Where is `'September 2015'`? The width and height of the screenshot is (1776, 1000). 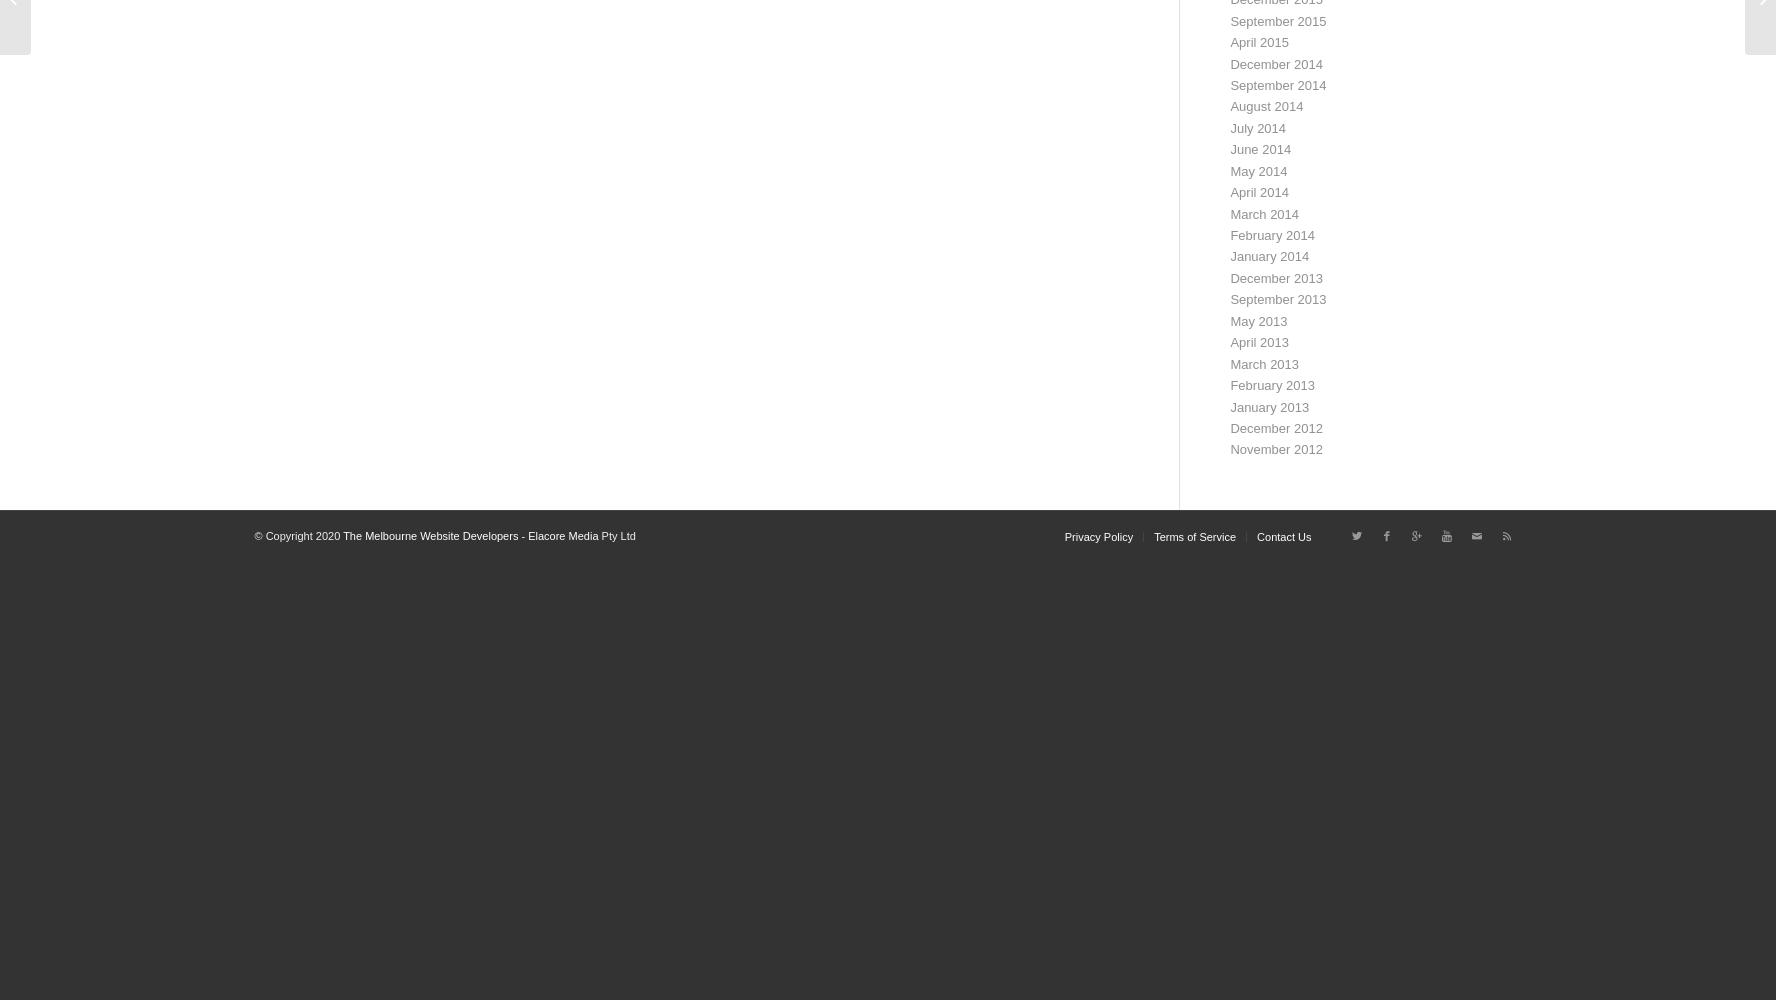 'September 2015' is located at coordinates (1278, 20).